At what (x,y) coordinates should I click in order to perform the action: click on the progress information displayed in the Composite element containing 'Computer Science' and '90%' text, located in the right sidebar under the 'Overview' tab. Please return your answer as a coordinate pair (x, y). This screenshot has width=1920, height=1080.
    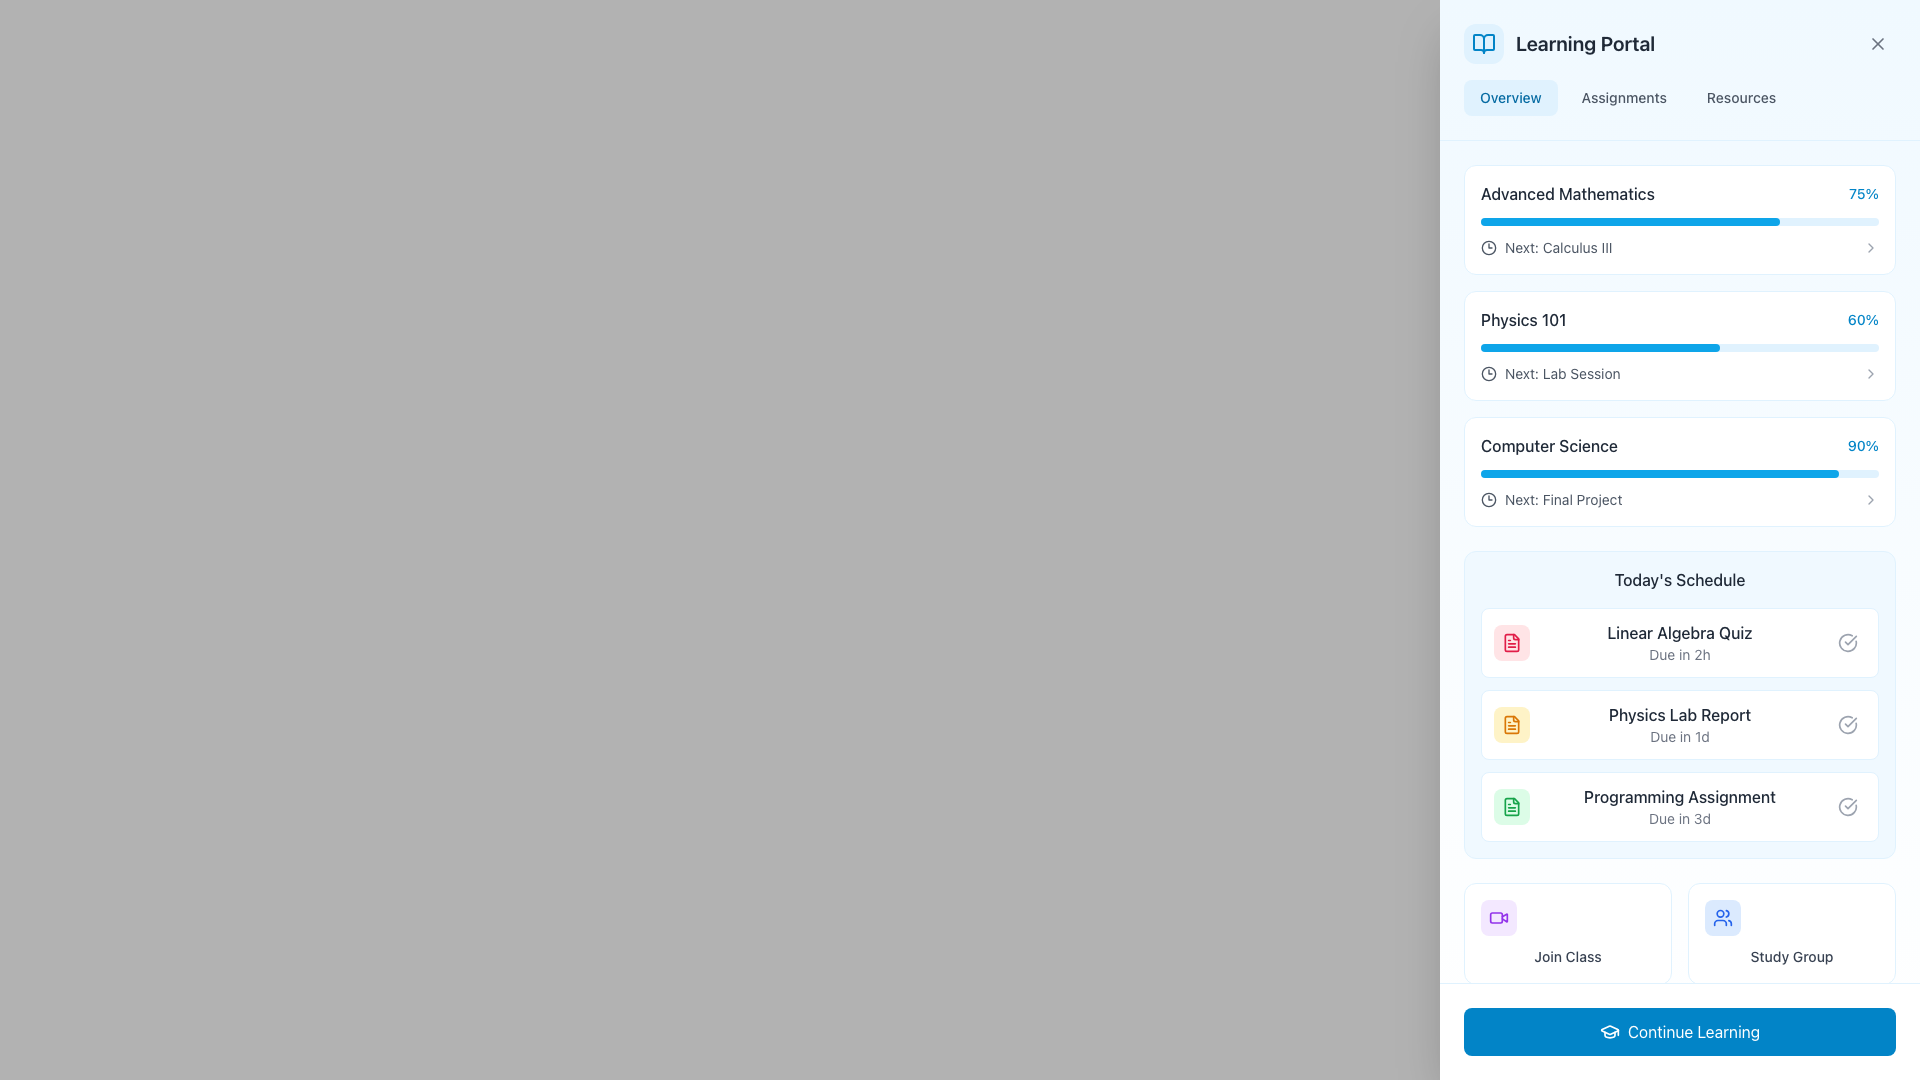
    Looking at the image, I should click on (1680, 445).